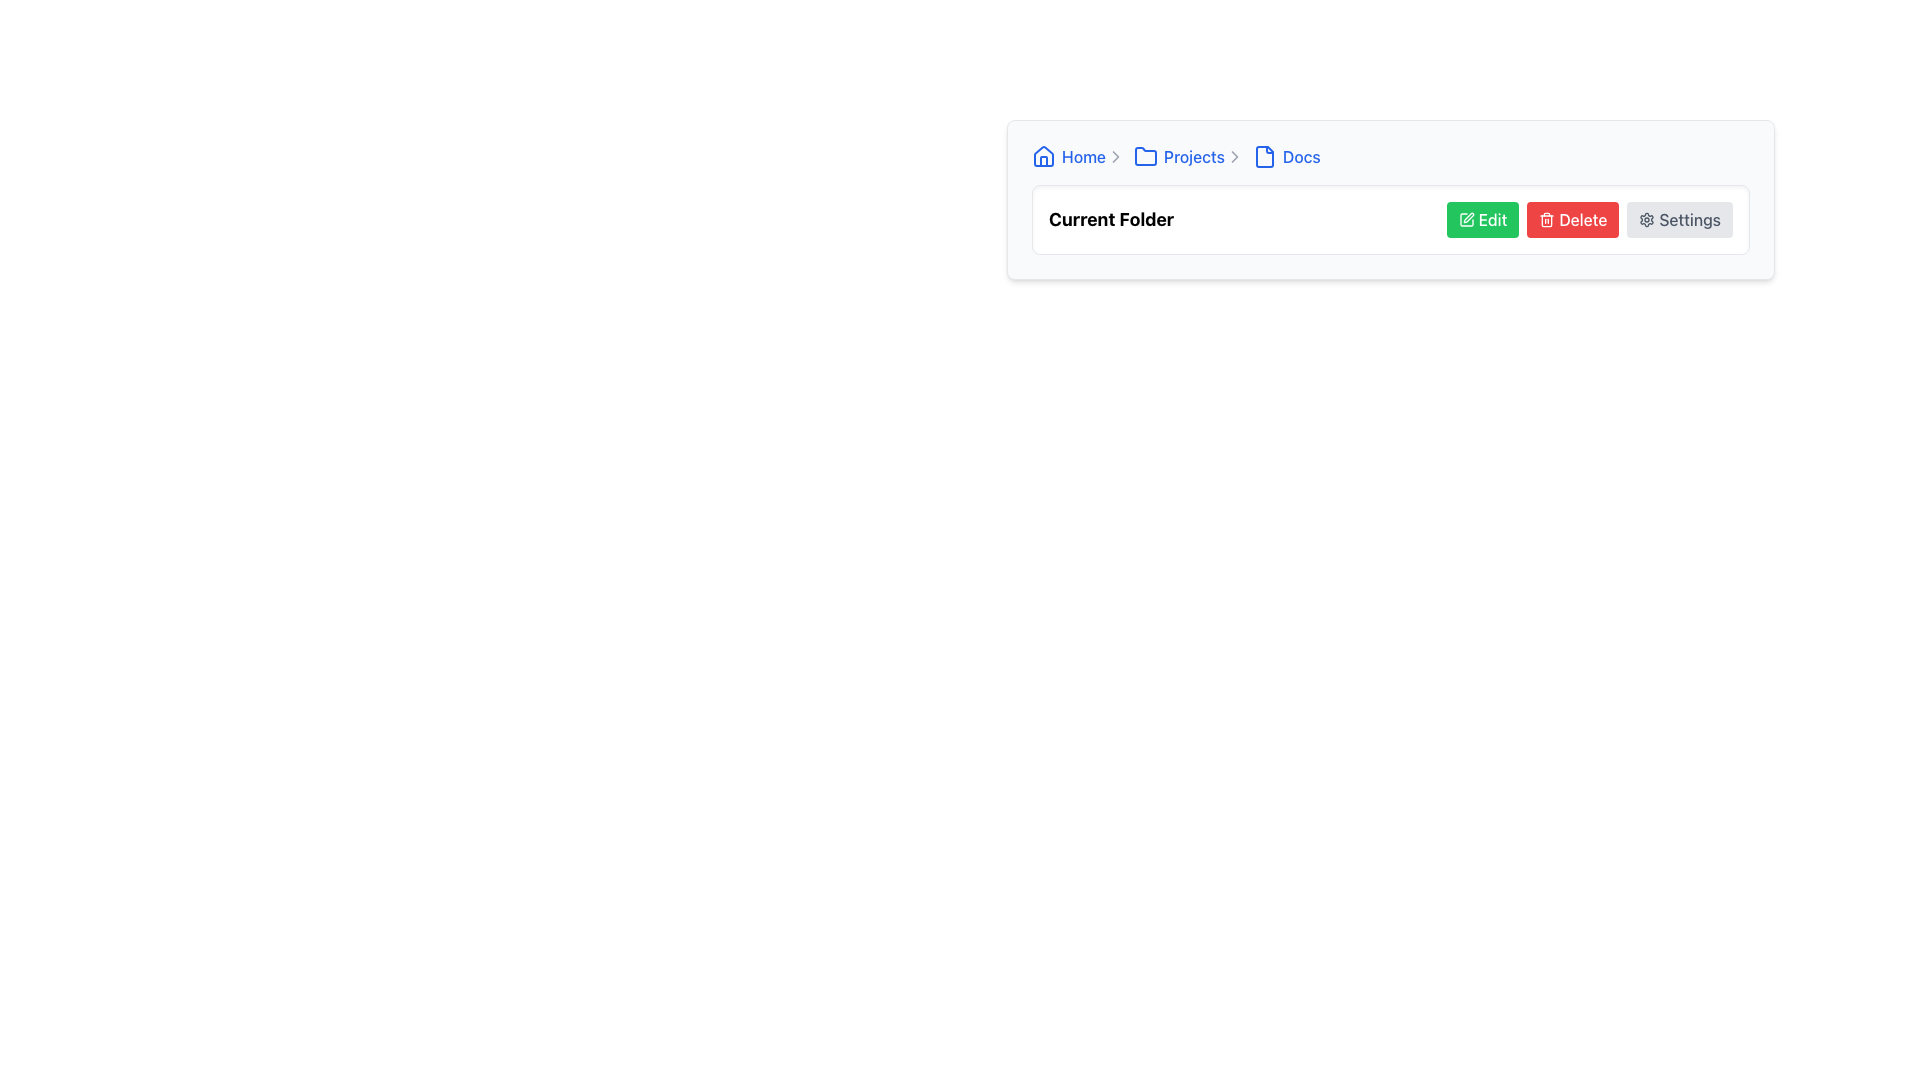  I want to click on the interactive link labeled 'Projects' which features a blue folder icon, located in the breadcrumb navigation bar, so click(1189, 156).